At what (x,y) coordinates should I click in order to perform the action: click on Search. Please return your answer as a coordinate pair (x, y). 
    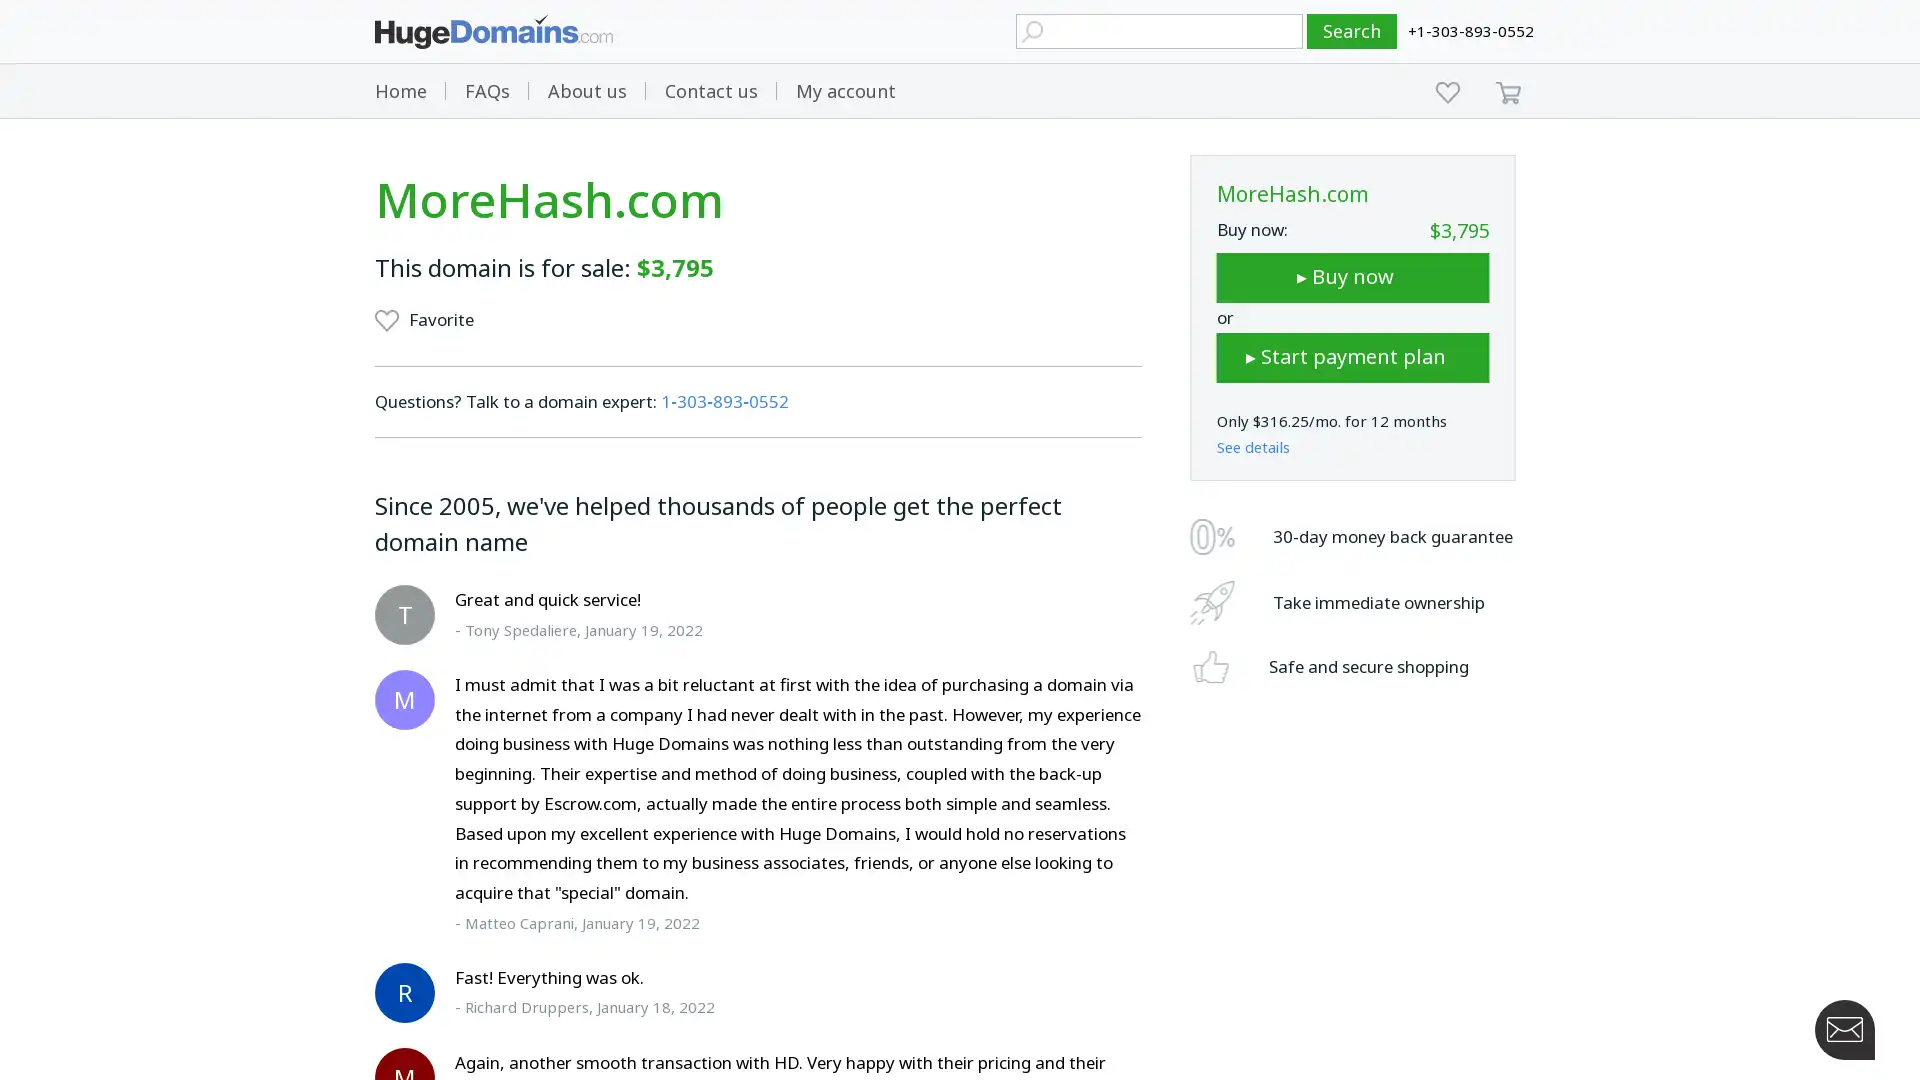
    Looking at the image, I should click on (1352, 31).